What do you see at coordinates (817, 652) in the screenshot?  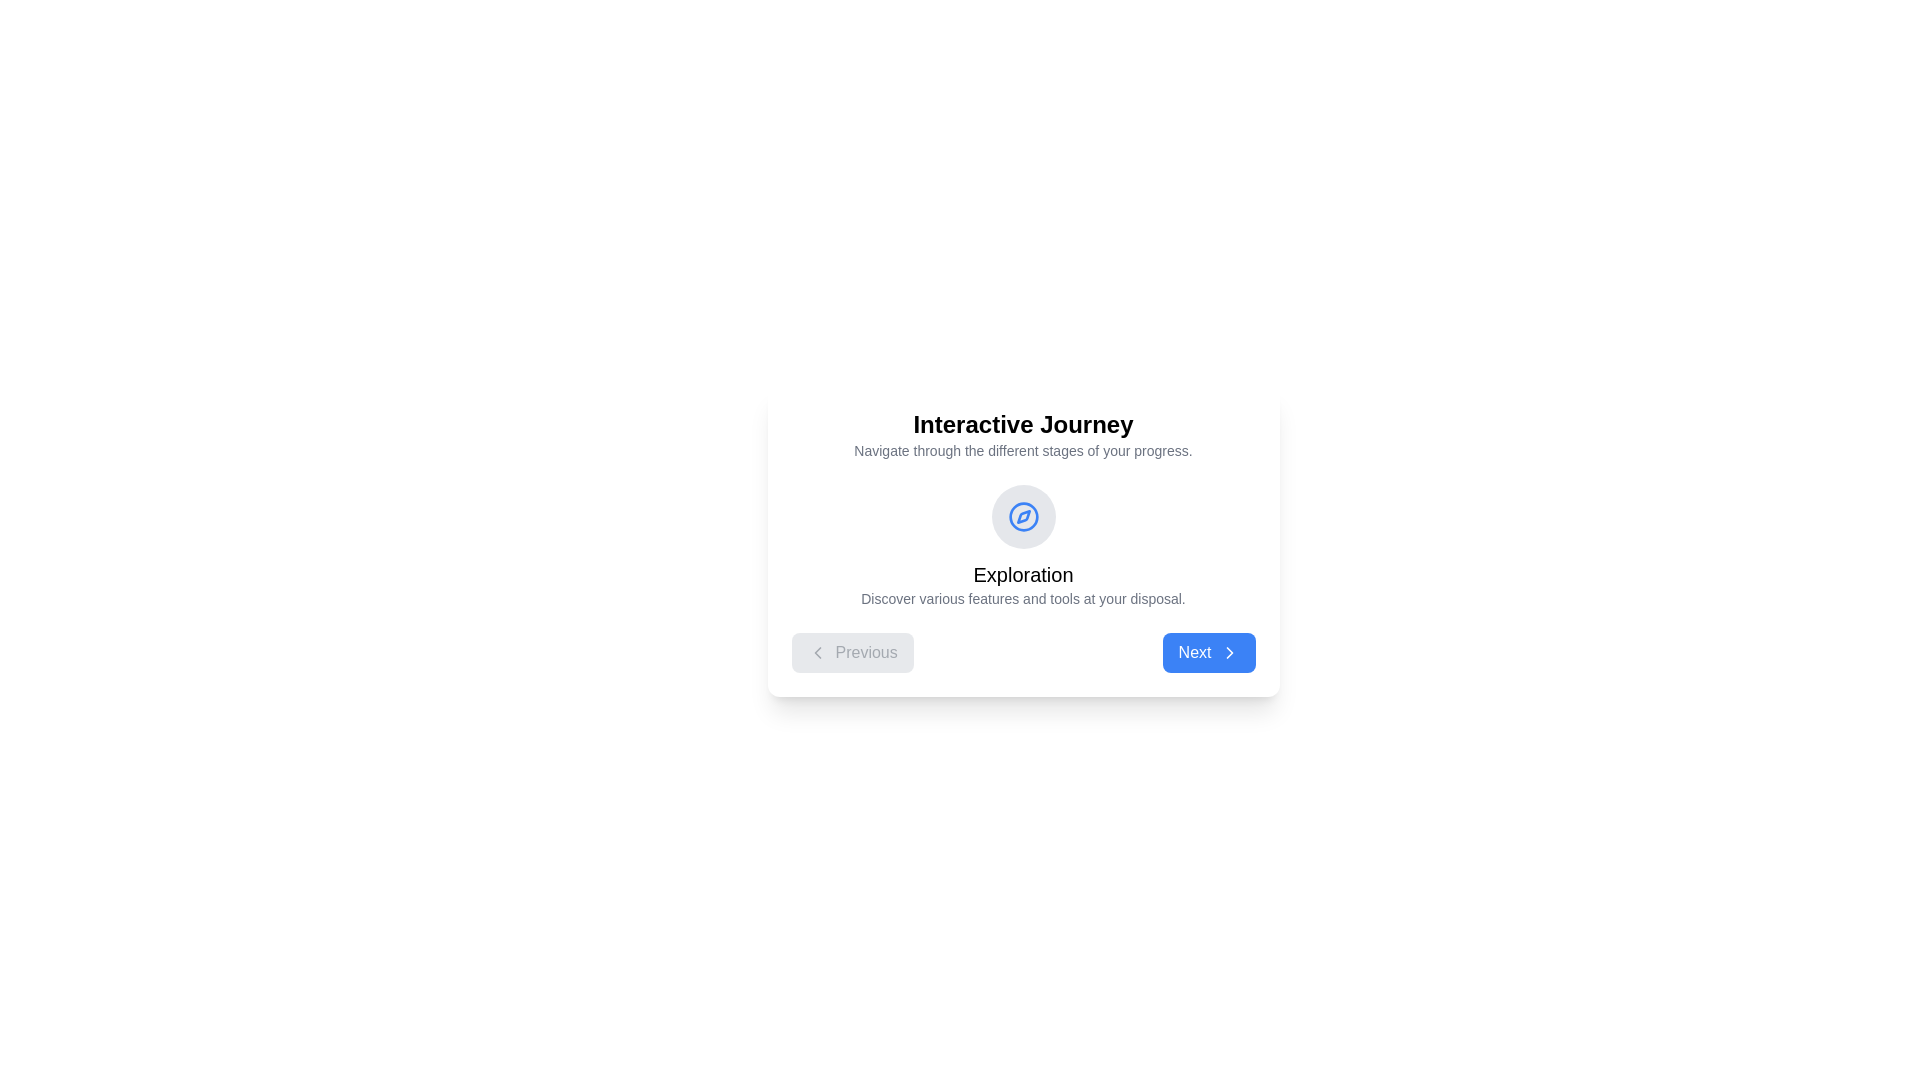 I see `the left-facing chevron icon within the gray 'Previous' button` at bounding box center [817, 652].